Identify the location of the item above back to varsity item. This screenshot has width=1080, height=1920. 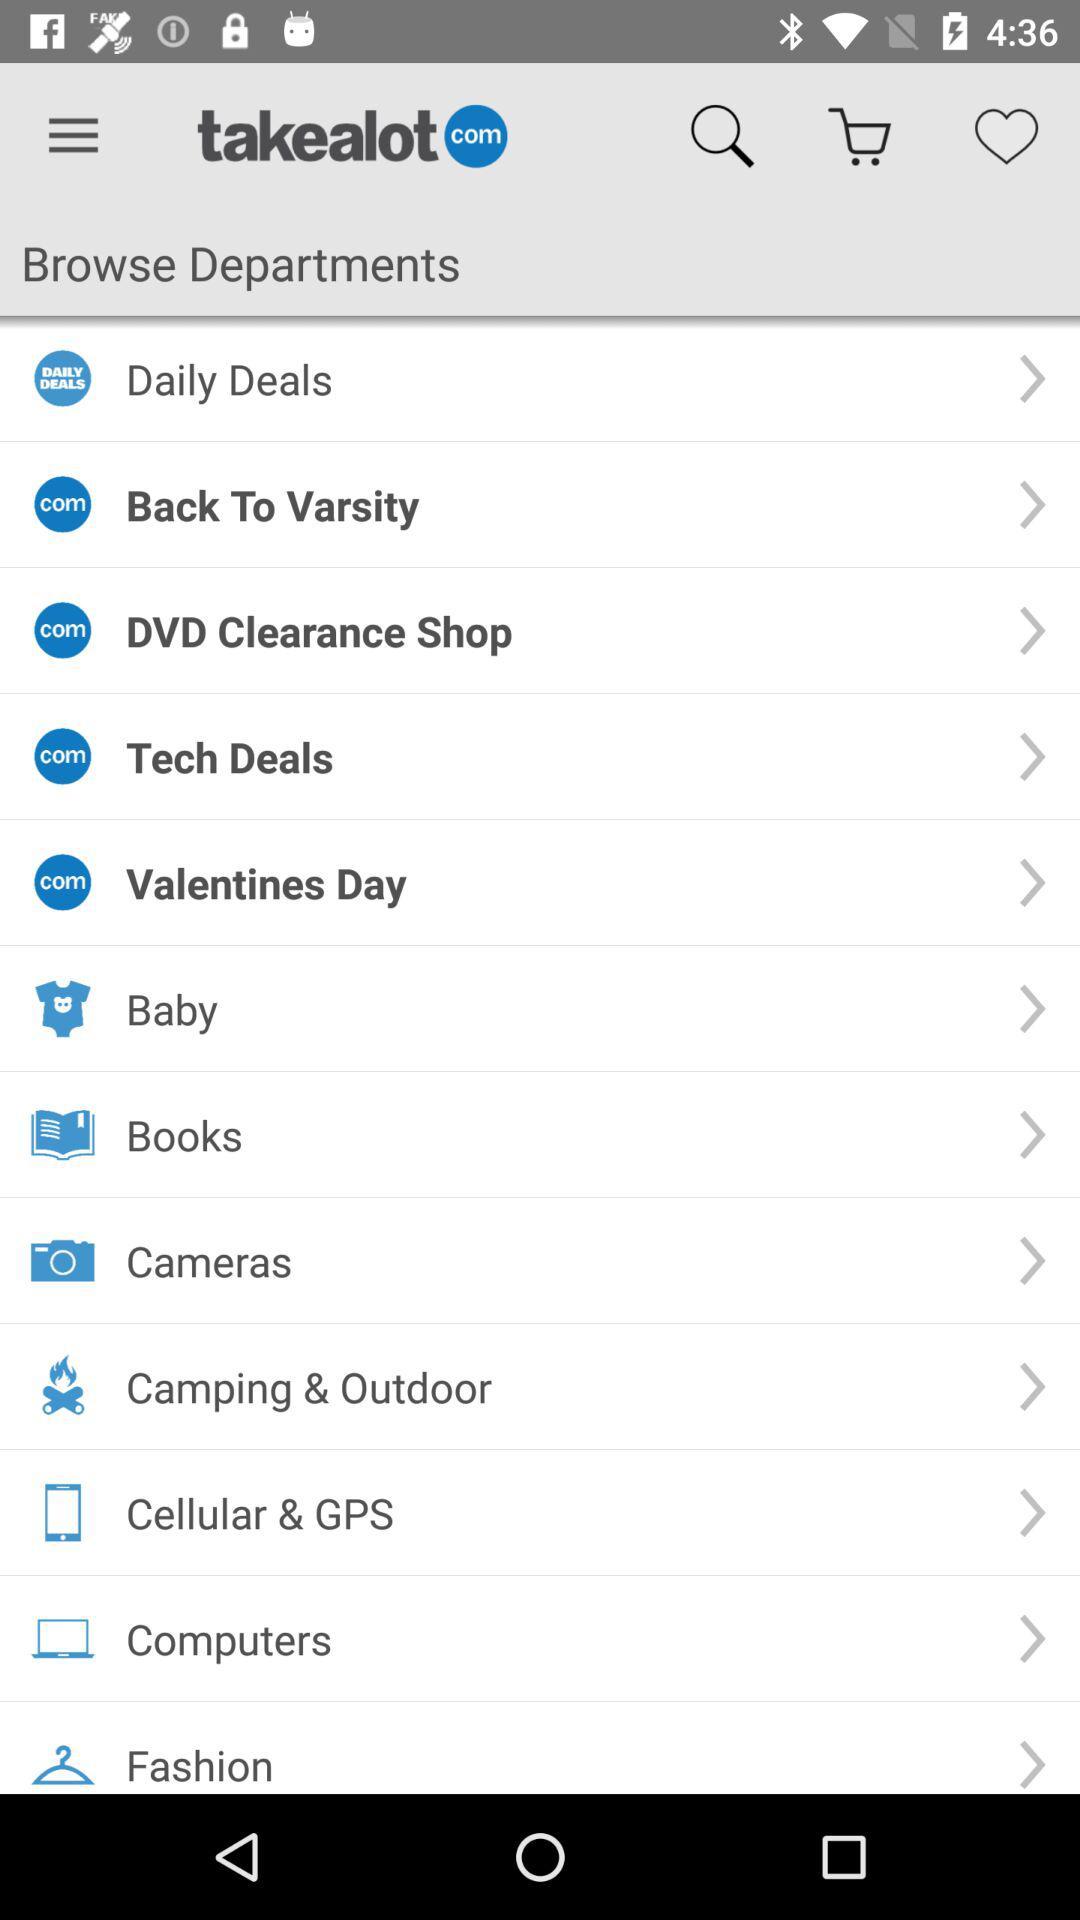
(555, 378).